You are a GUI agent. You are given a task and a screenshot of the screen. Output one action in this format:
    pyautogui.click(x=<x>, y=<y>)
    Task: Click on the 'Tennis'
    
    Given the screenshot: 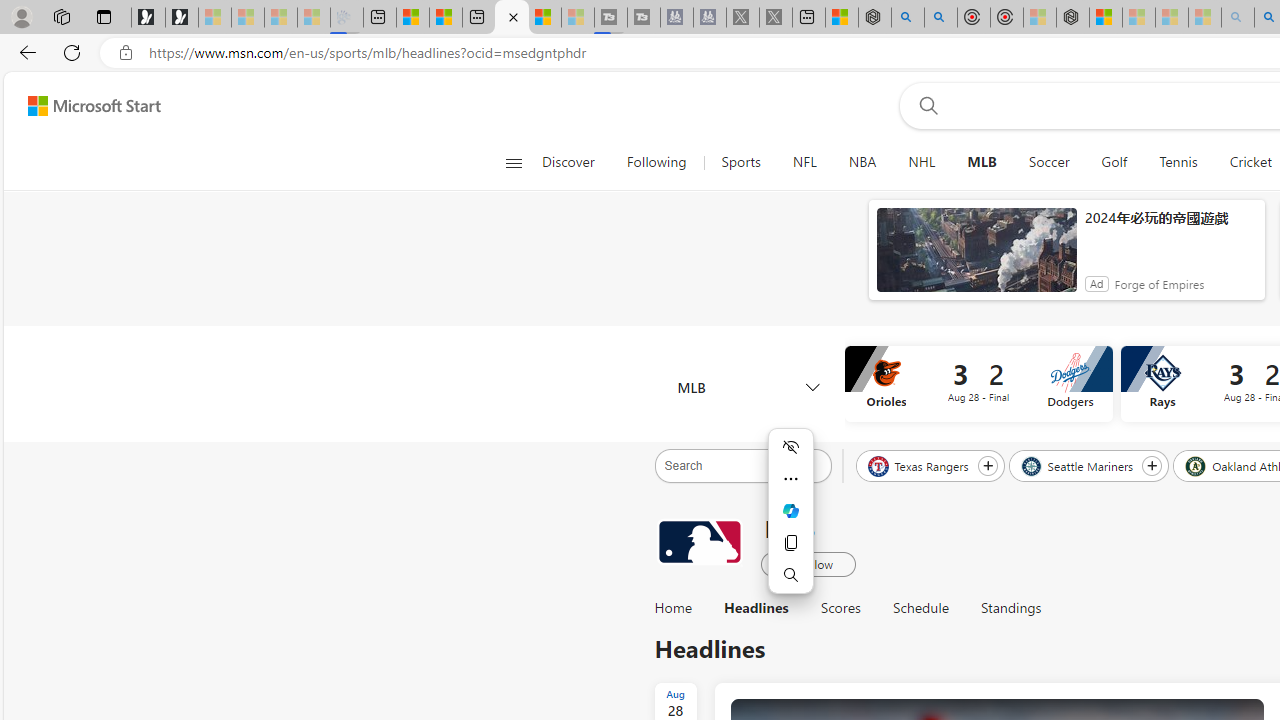 What is the action you would take?
    pyautogui.click(x=1178, y=162)
    